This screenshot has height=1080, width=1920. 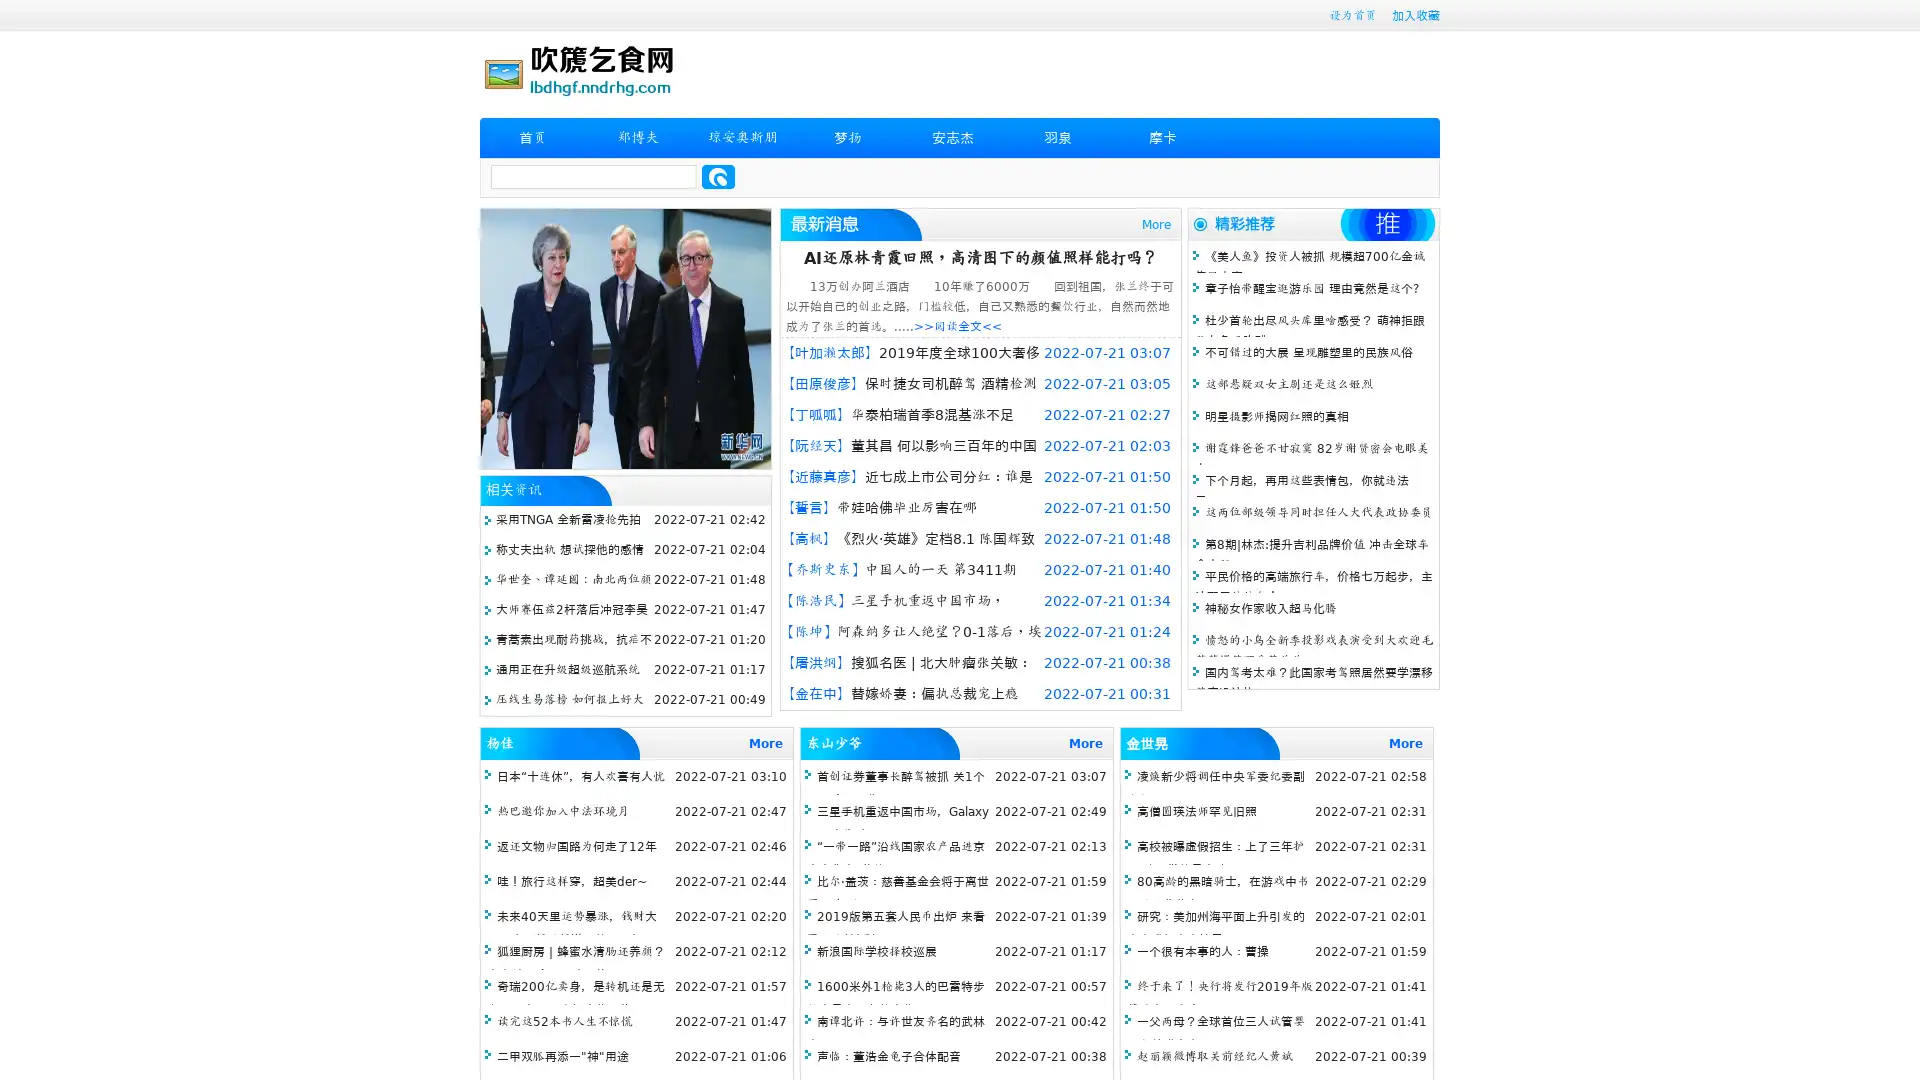 What do you see at coordinates (718, 176) in the screenshot?
I see `Search` at bounding box center [718, 176].